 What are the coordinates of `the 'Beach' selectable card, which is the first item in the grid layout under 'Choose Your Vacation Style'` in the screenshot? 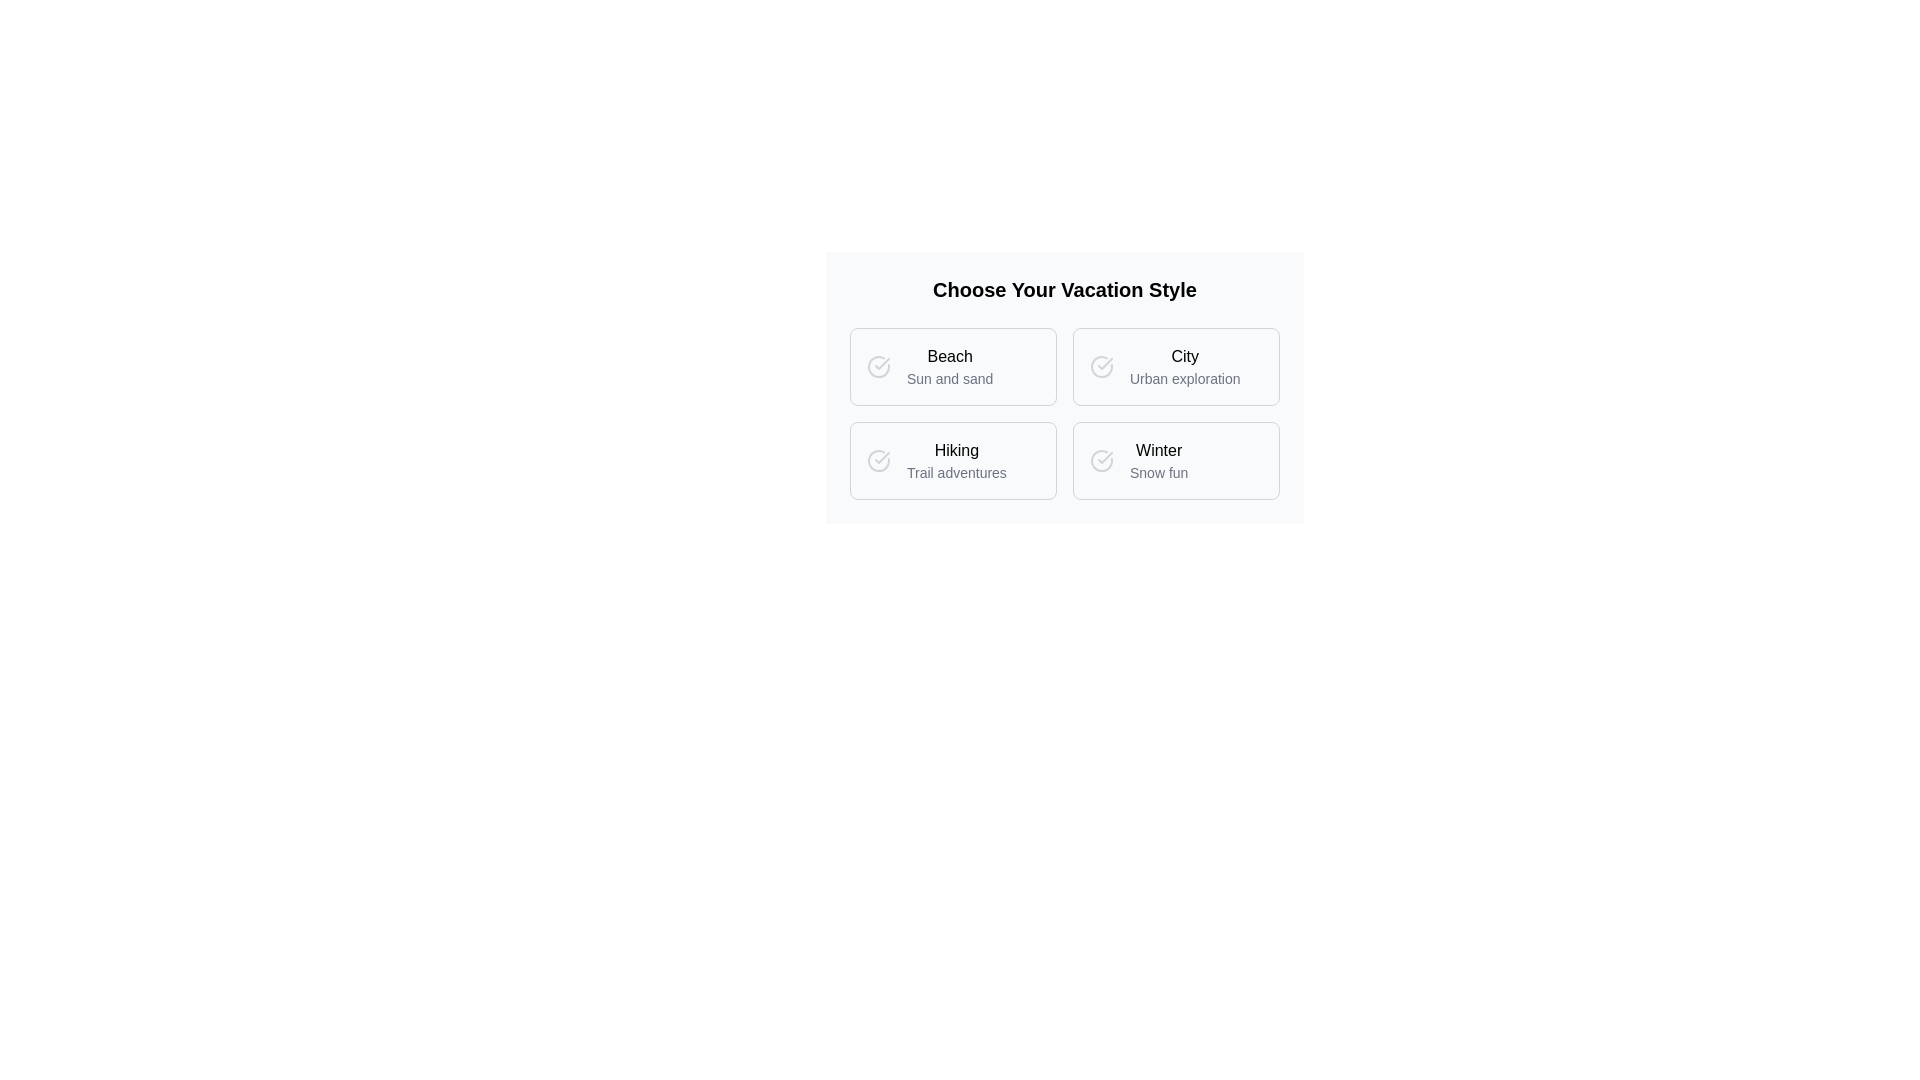 It's located at (952, 366).